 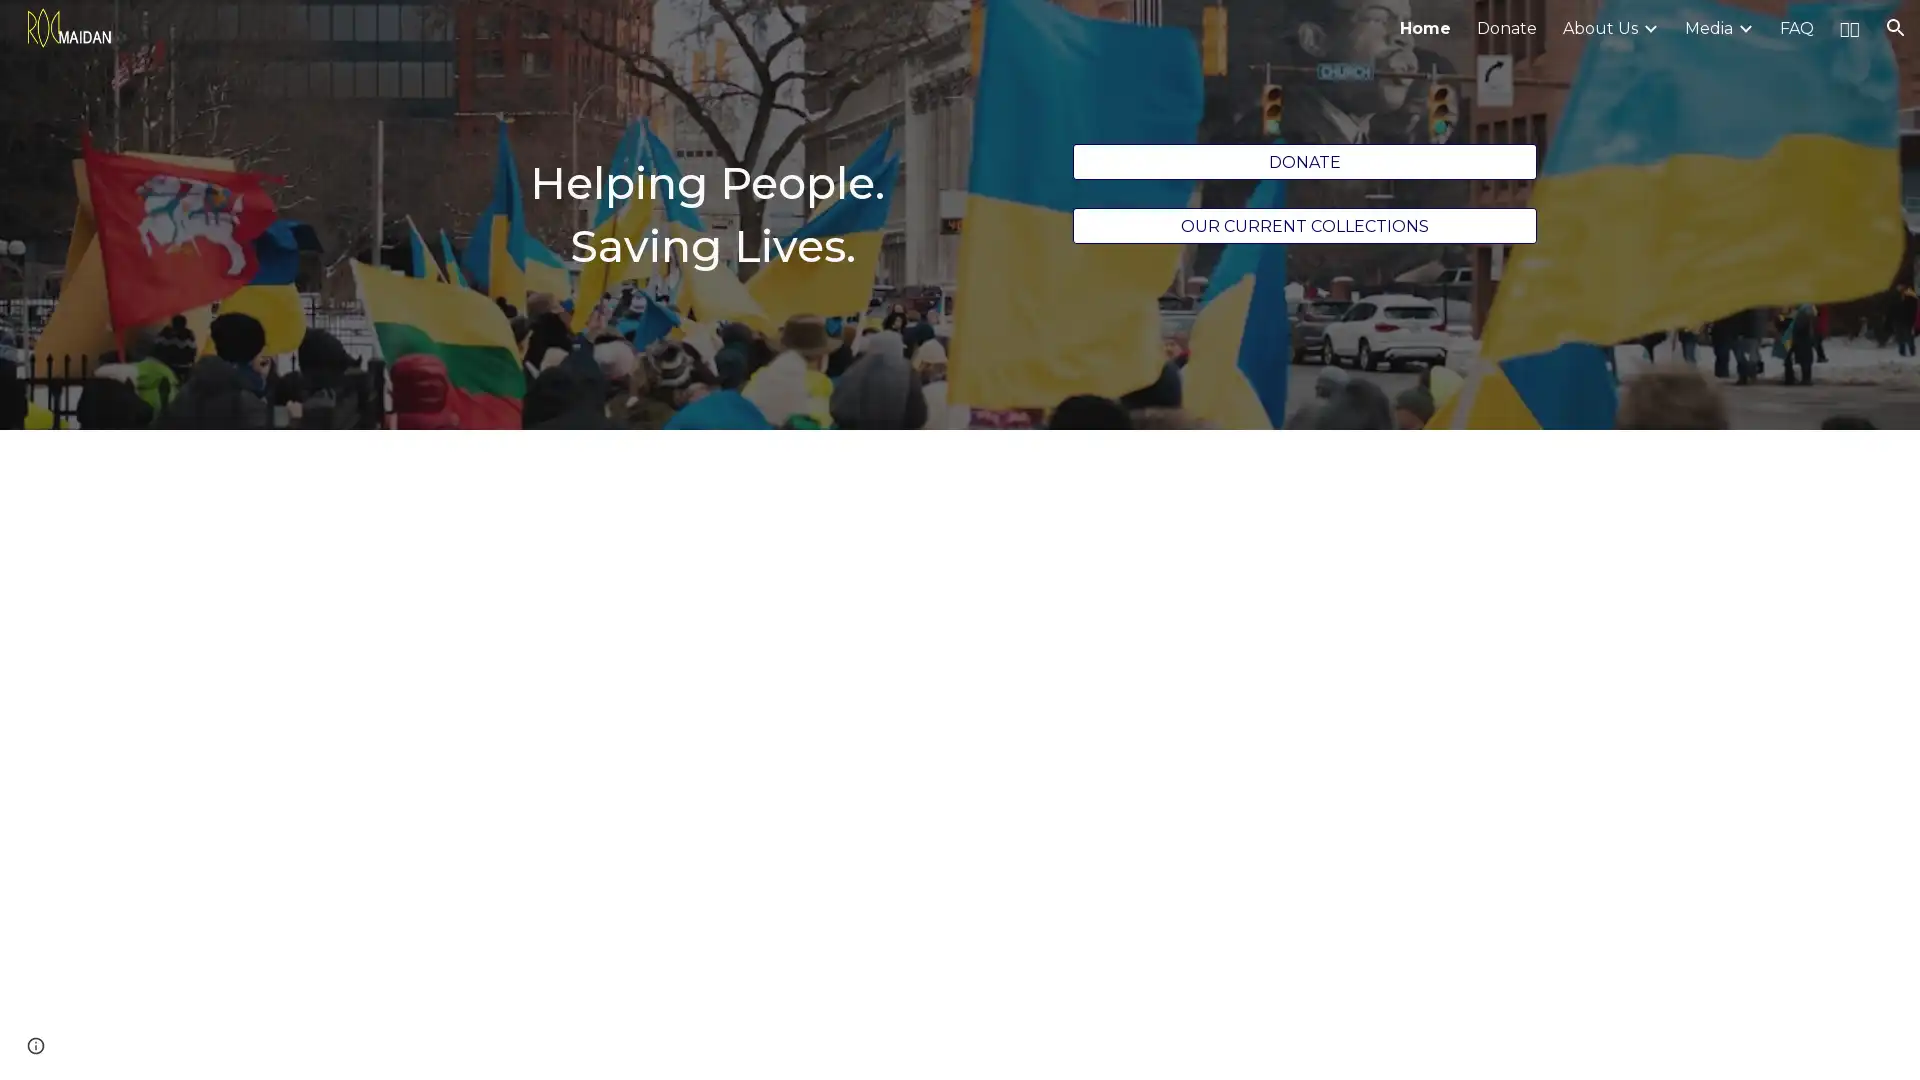 What do you see at coordinates (35, 1044) in the screenshot?
I see `Site actions` at bounding box center [35, 1044].